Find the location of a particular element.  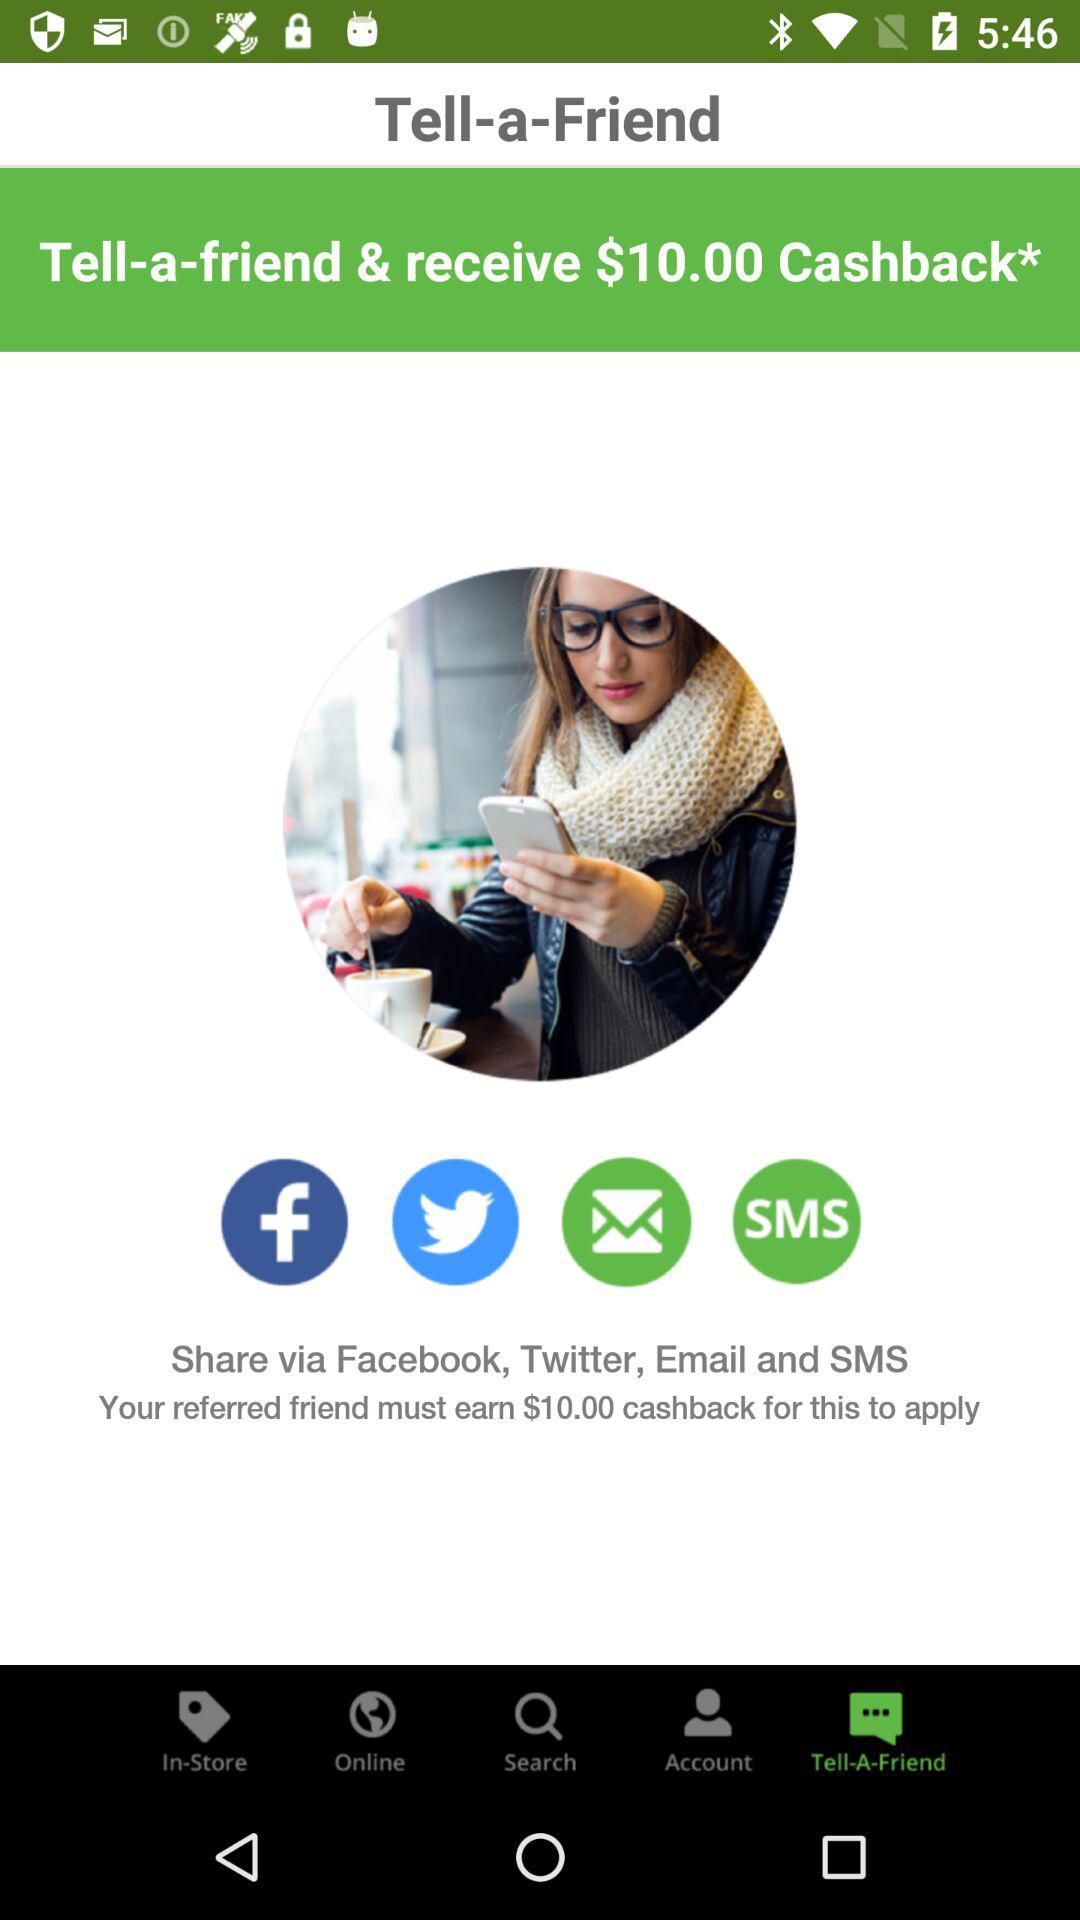

in-store button is located at coordinates (204, 1728).